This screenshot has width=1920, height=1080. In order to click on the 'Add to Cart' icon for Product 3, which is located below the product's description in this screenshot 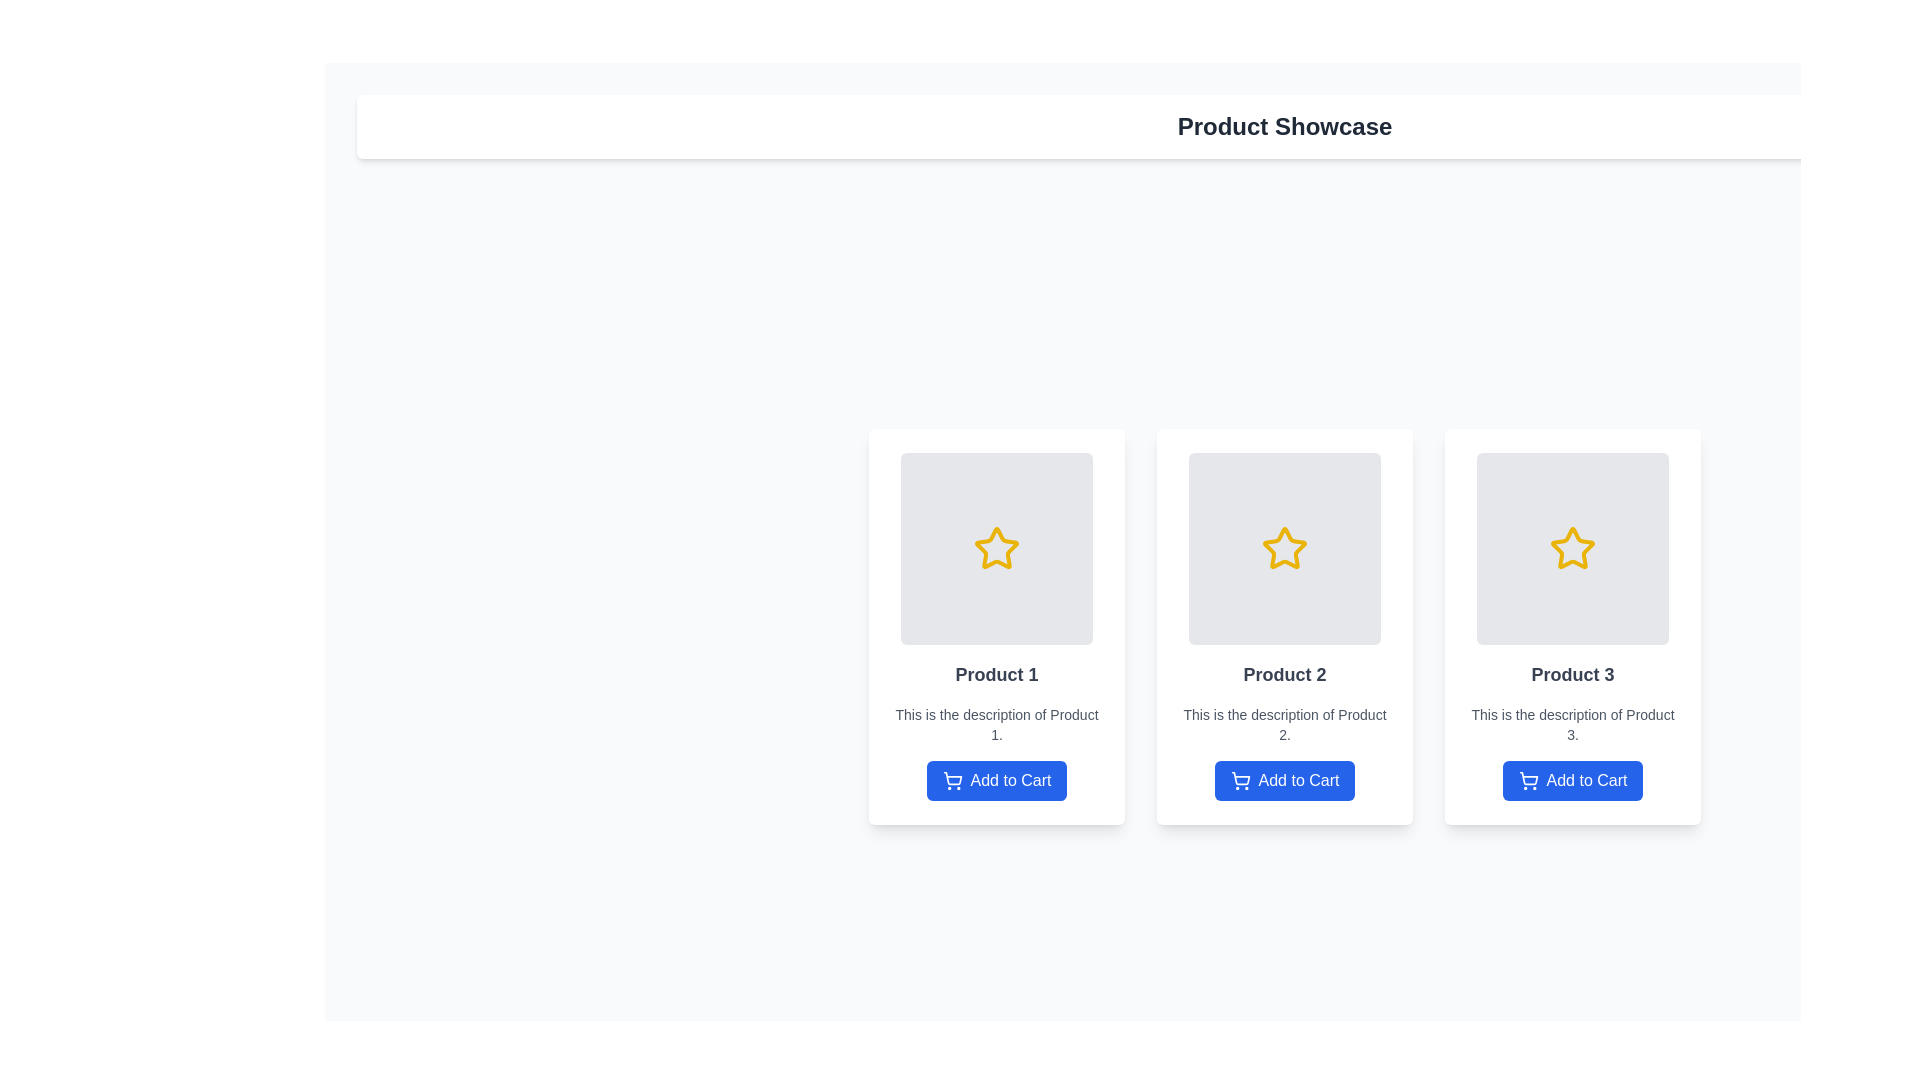, I will do `click(1527, 779)`.